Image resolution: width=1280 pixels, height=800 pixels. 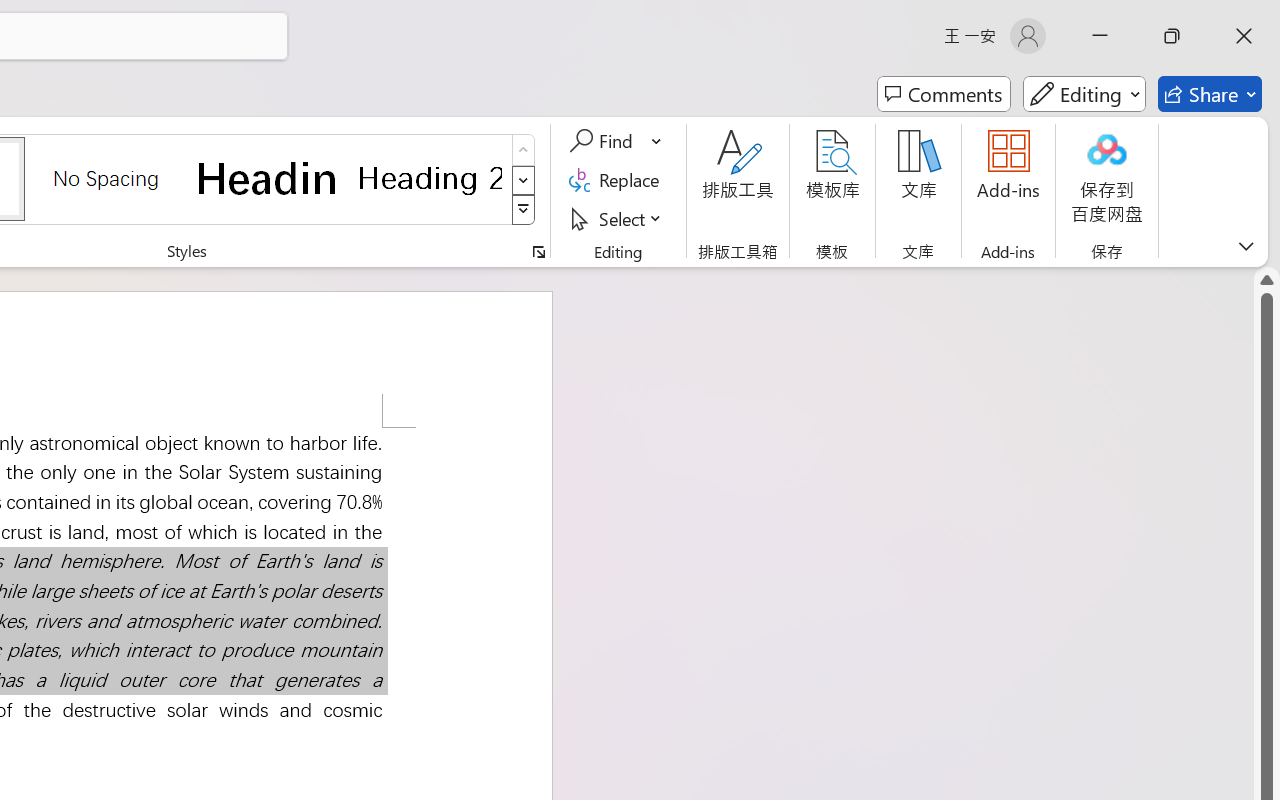 I want to click on 'Row up', so click(x=523, y=150).